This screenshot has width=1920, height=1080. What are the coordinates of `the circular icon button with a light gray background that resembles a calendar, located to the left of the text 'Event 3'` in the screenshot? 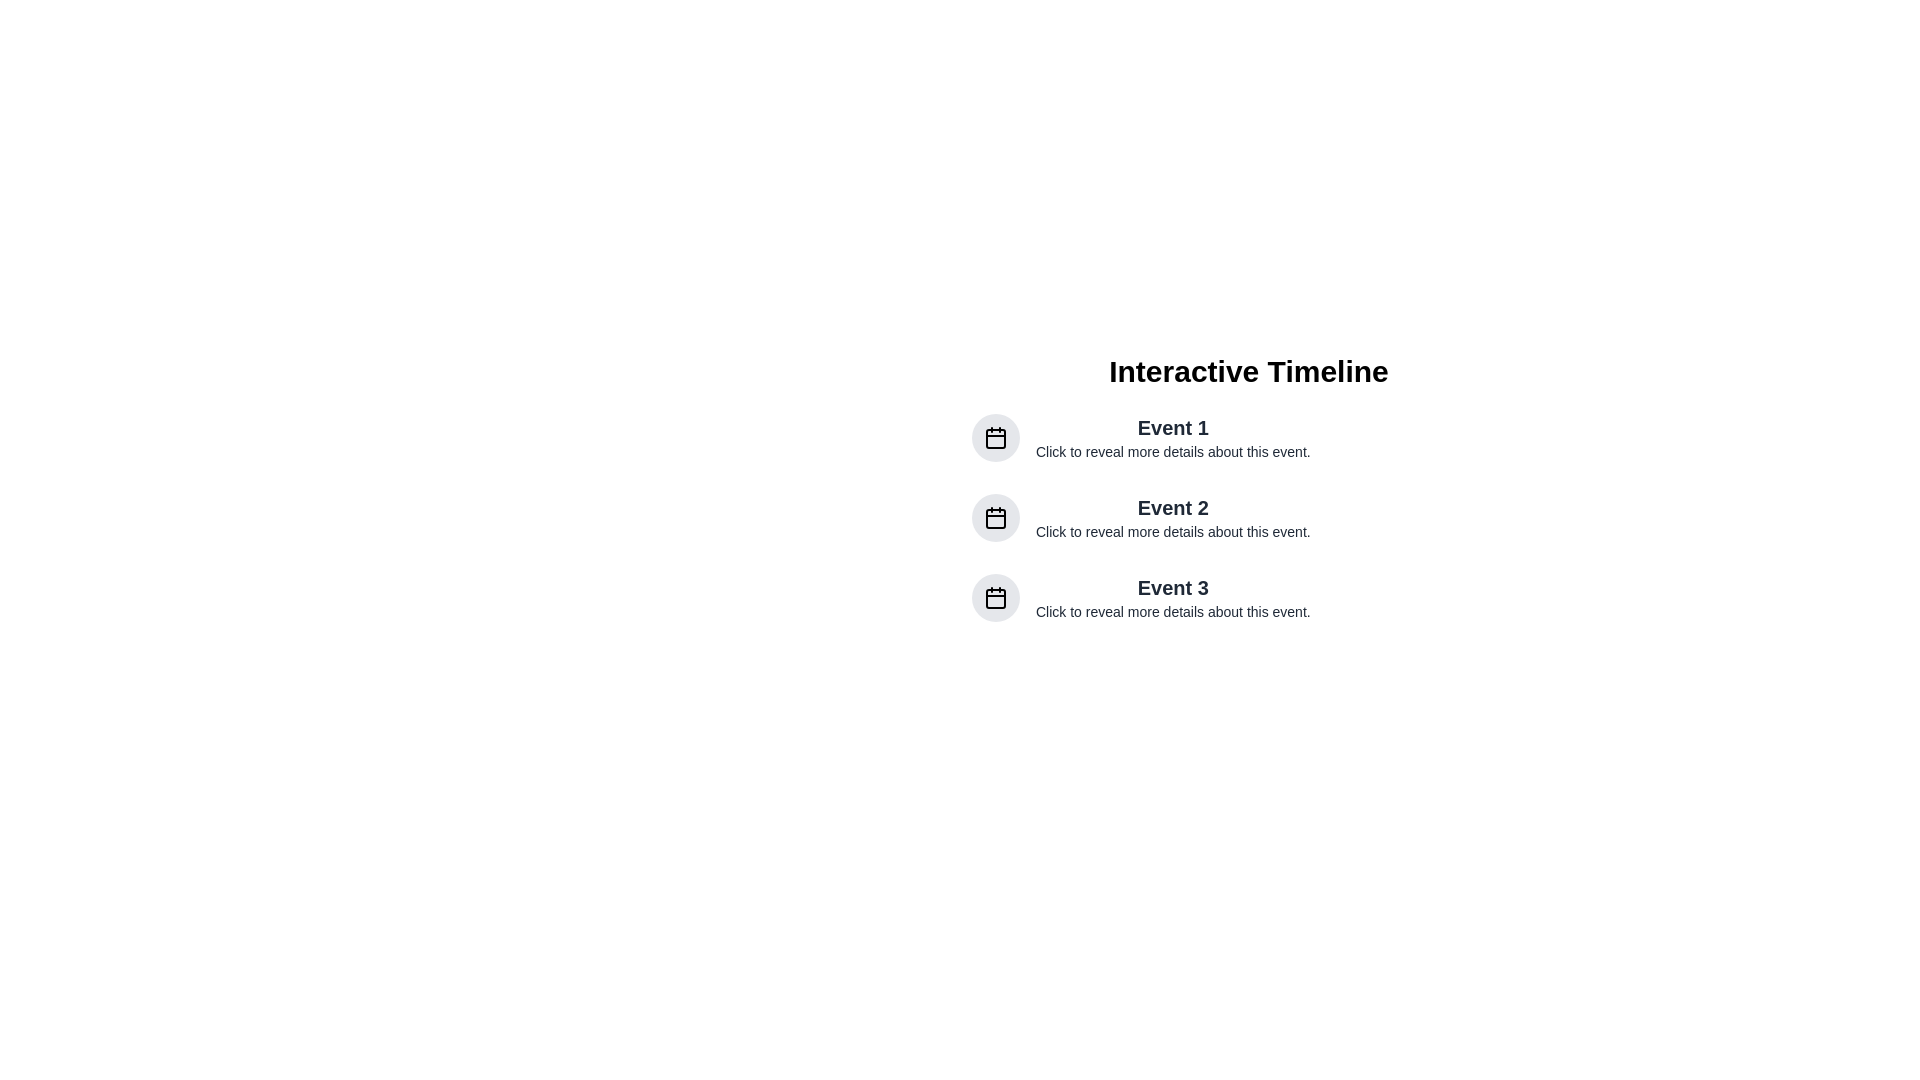 It's located at (996, 596).